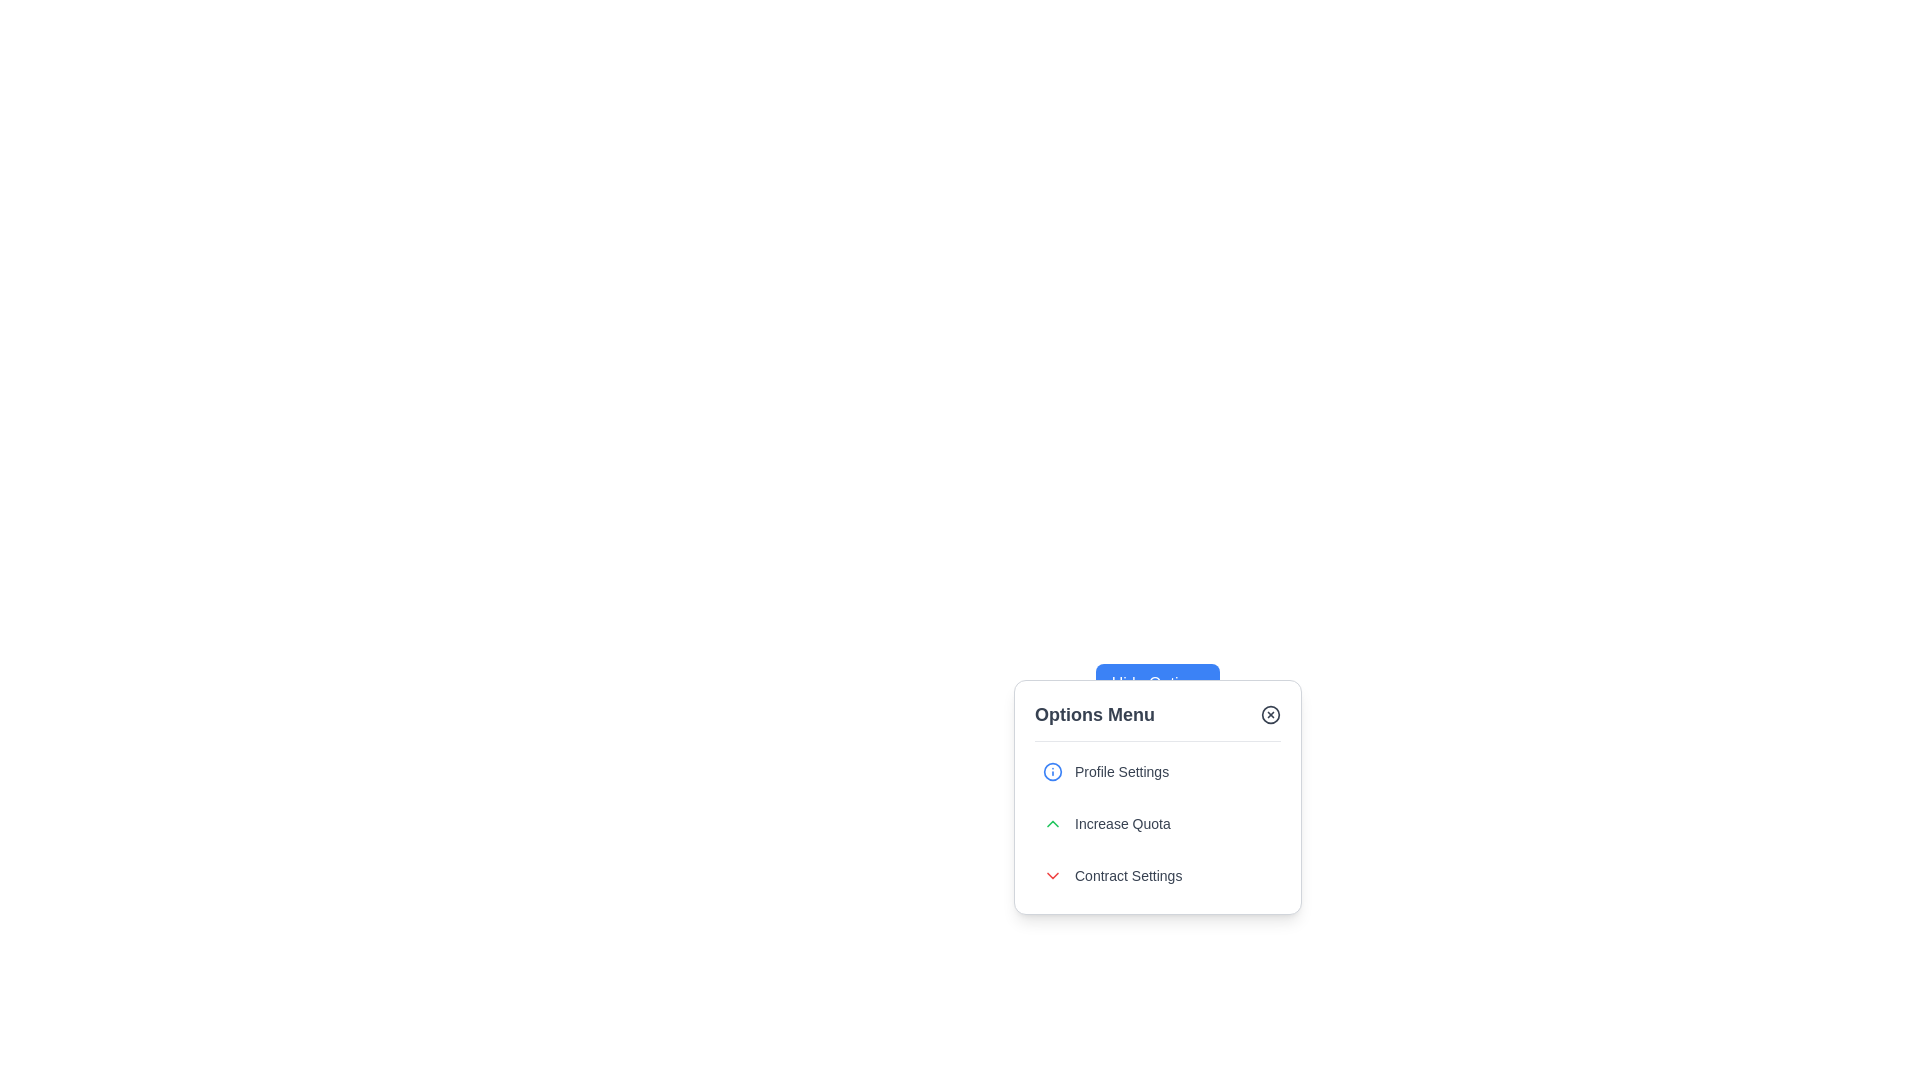  What do you see at coordinates (1270, 713) in the screenshot?
I see `the close button located at the top-right corner of the 'Options Menu' to change its color` at bounding box center [1270, 713].